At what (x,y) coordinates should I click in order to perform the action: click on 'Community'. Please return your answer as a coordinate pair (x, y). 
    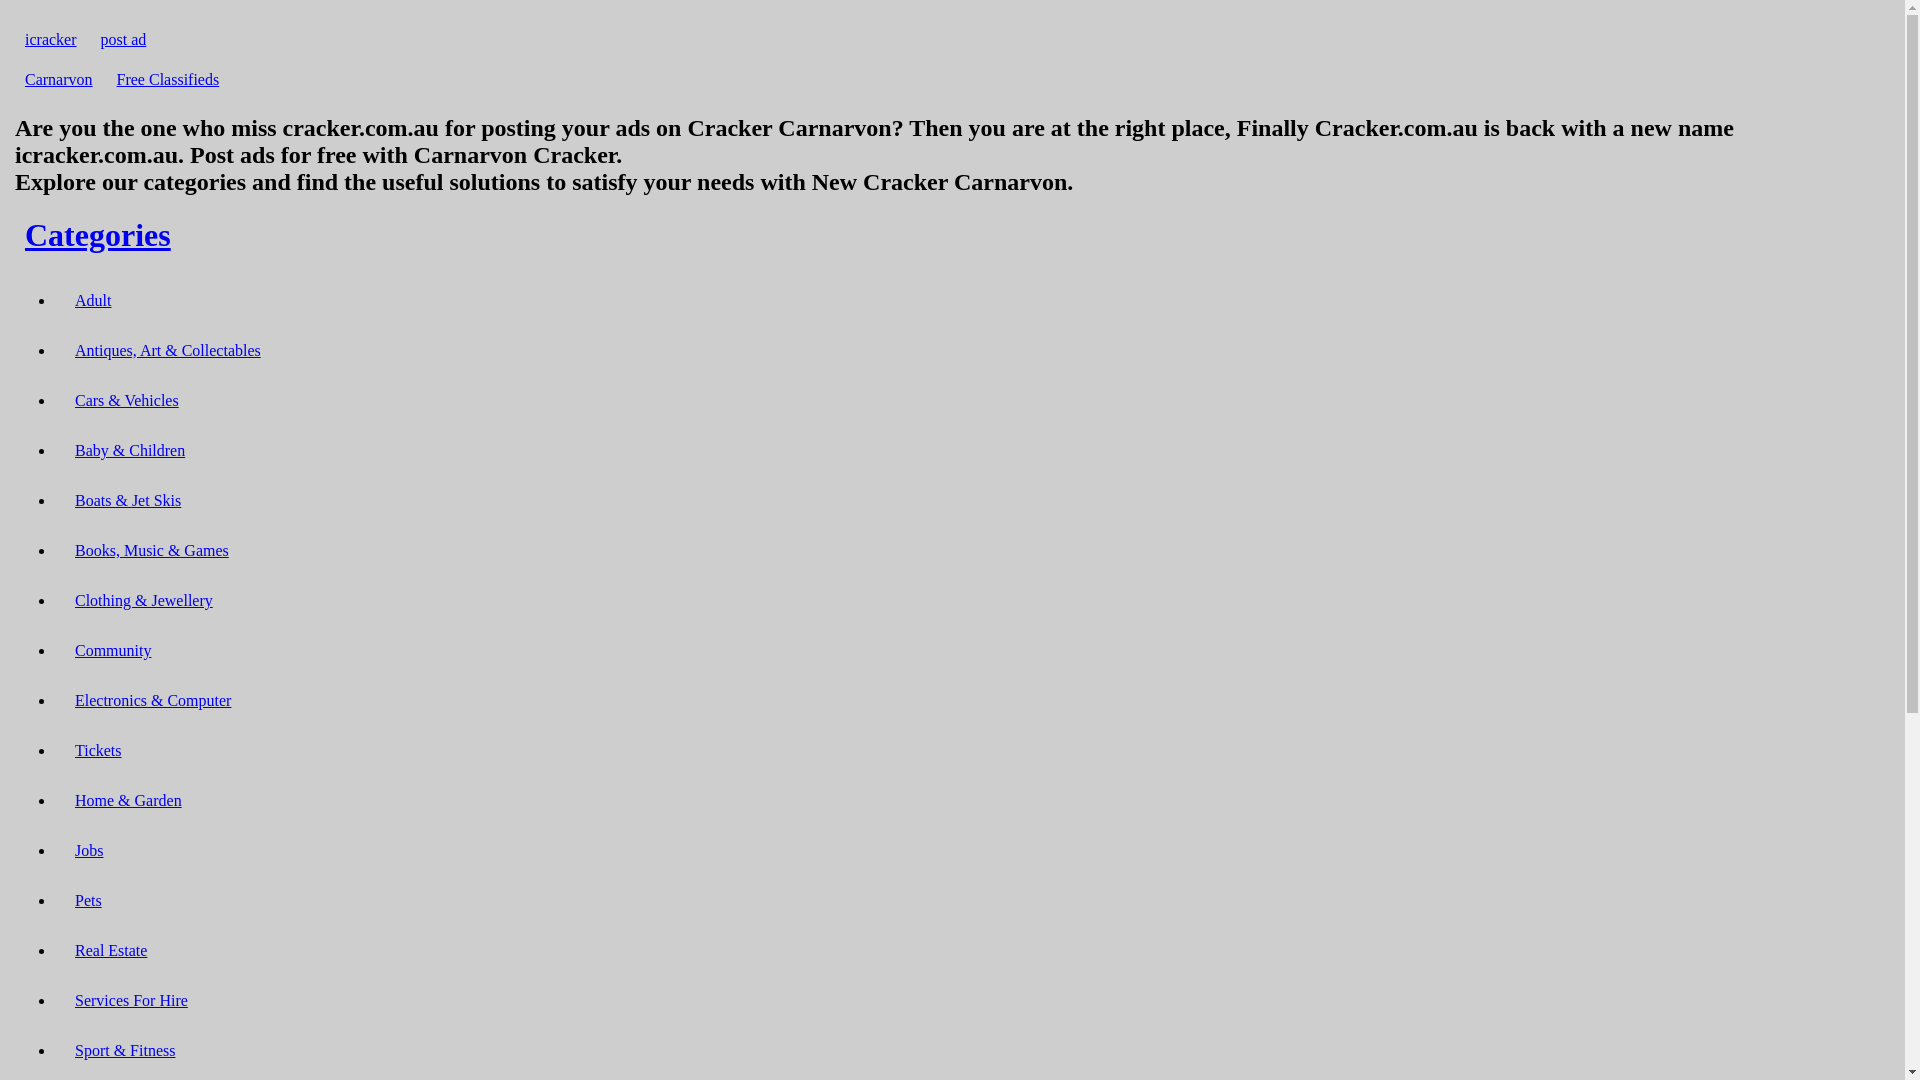
    Looking at the image, I should click on (112, 650).